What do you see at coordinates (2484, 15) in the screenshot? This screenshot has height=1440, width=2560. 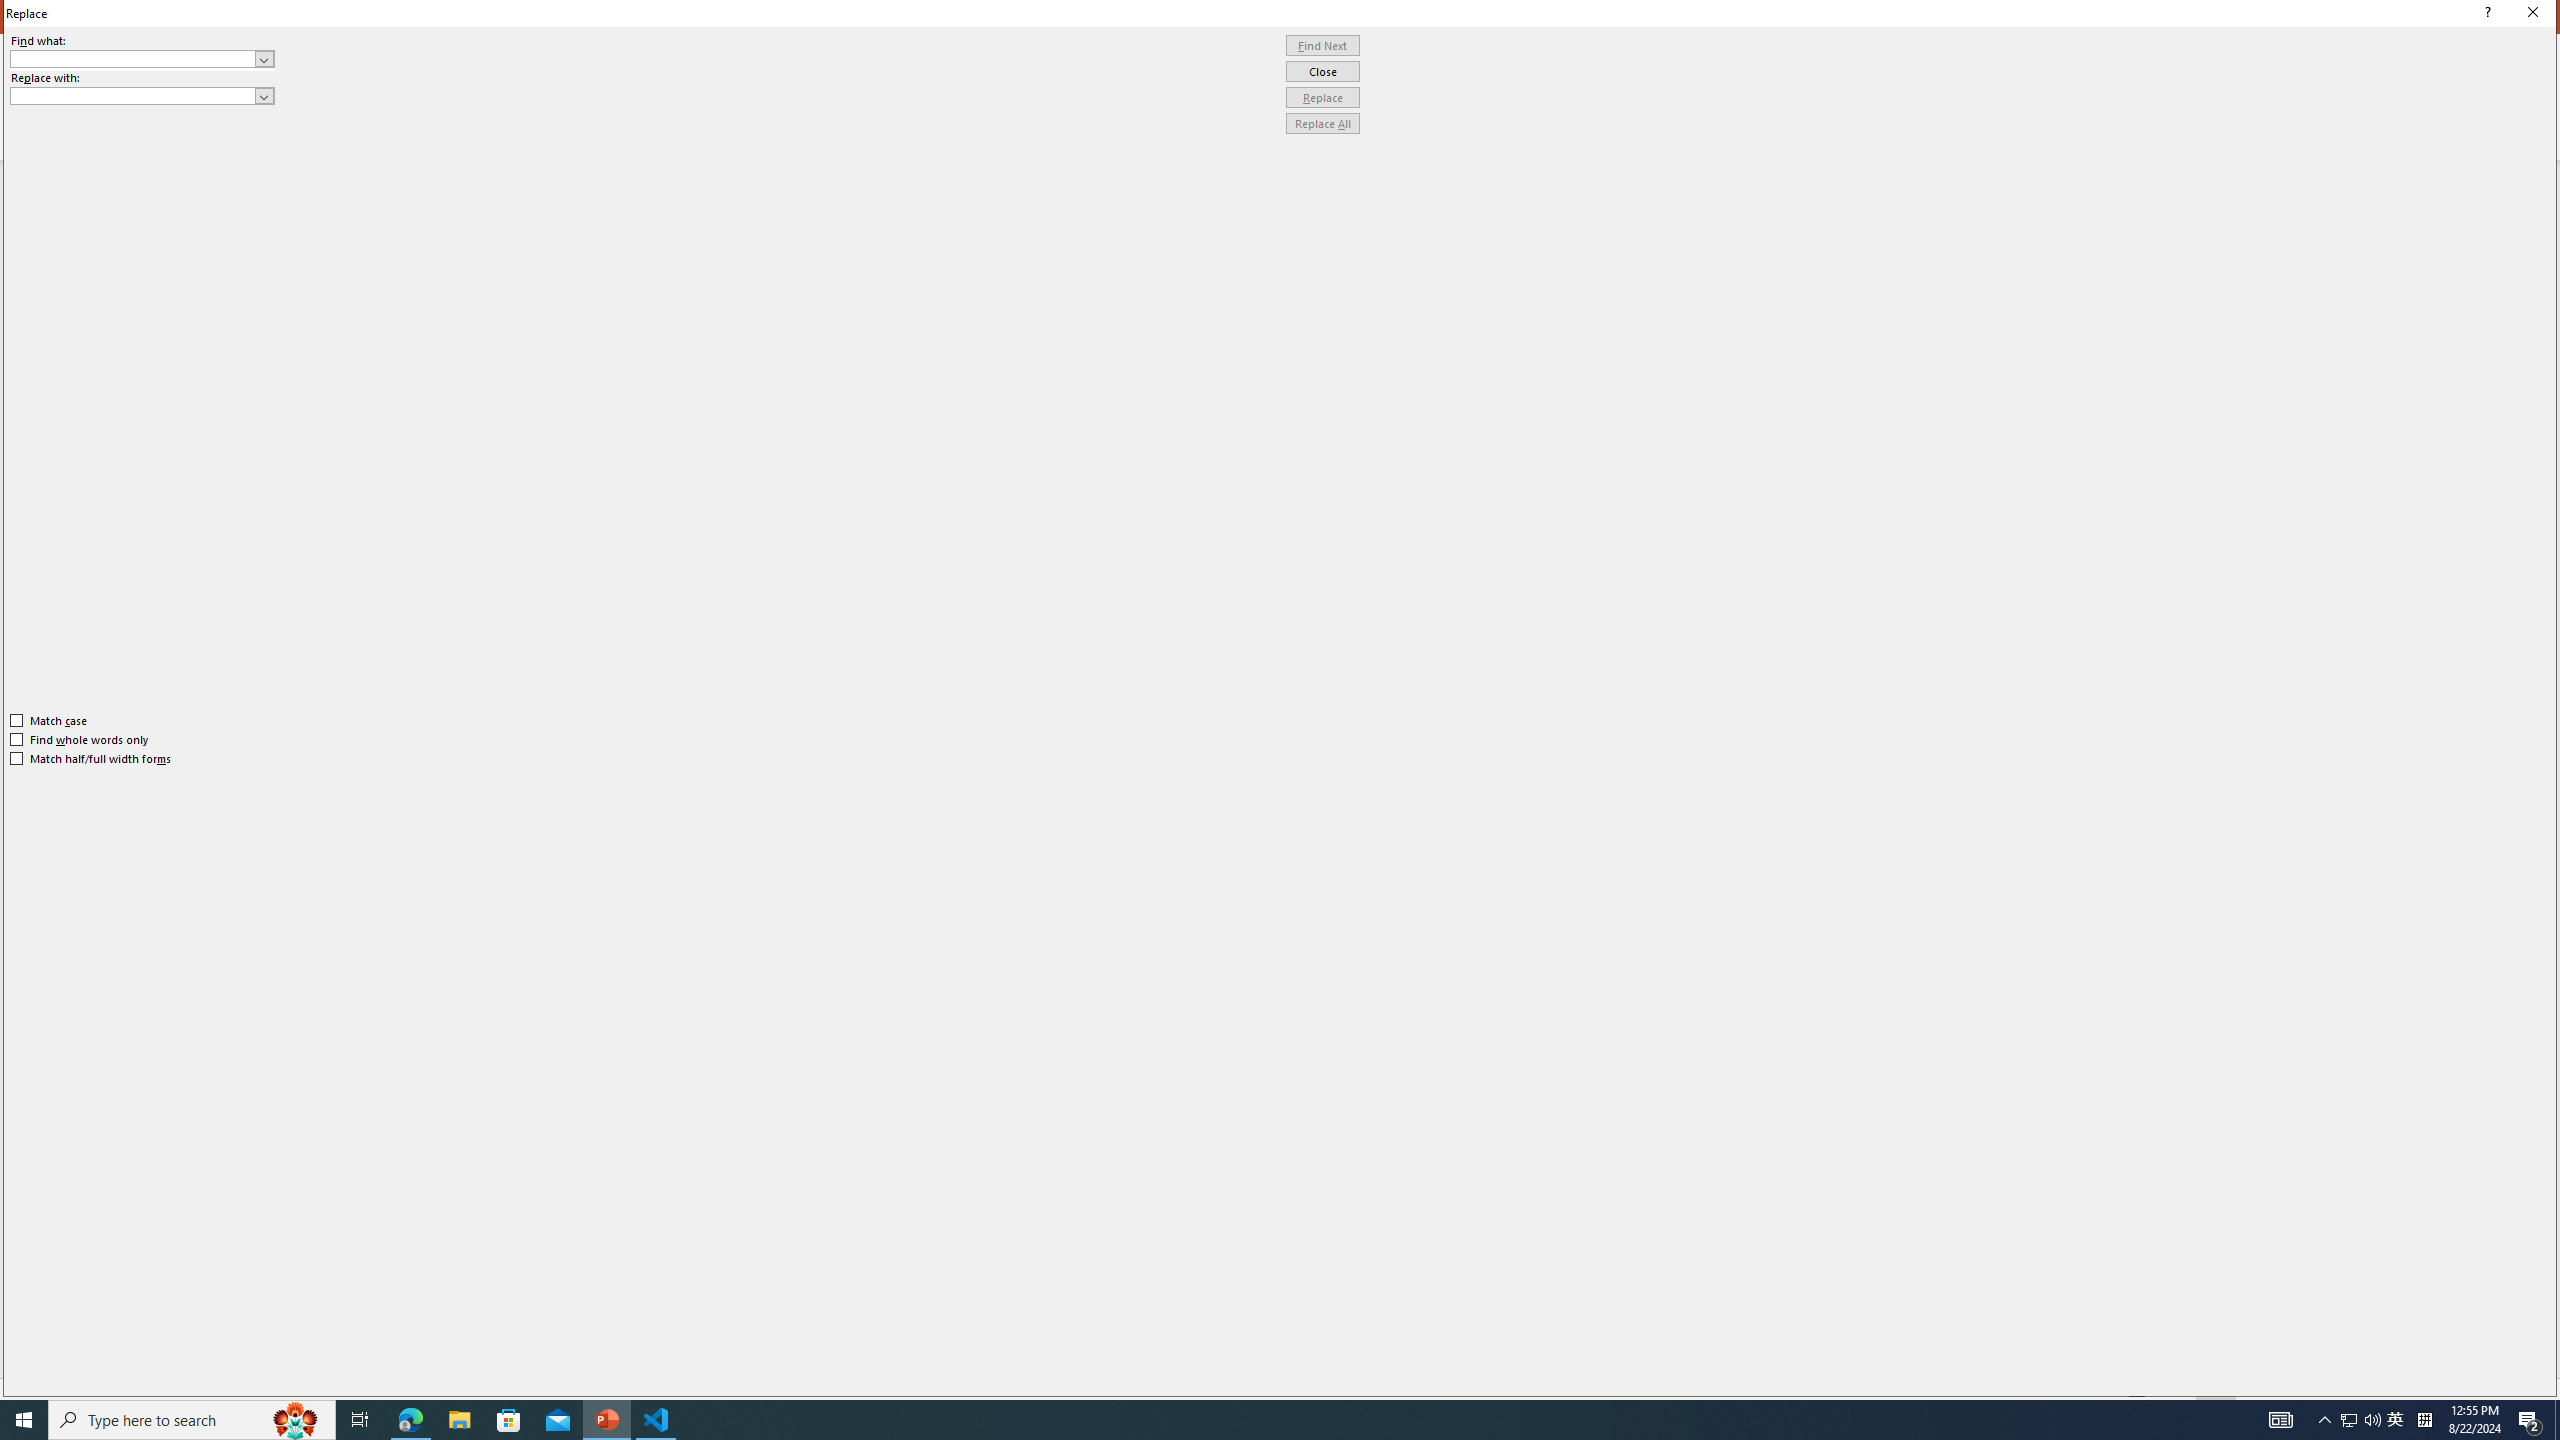 I see `'Context help'` at bounding box center [2484, 15].